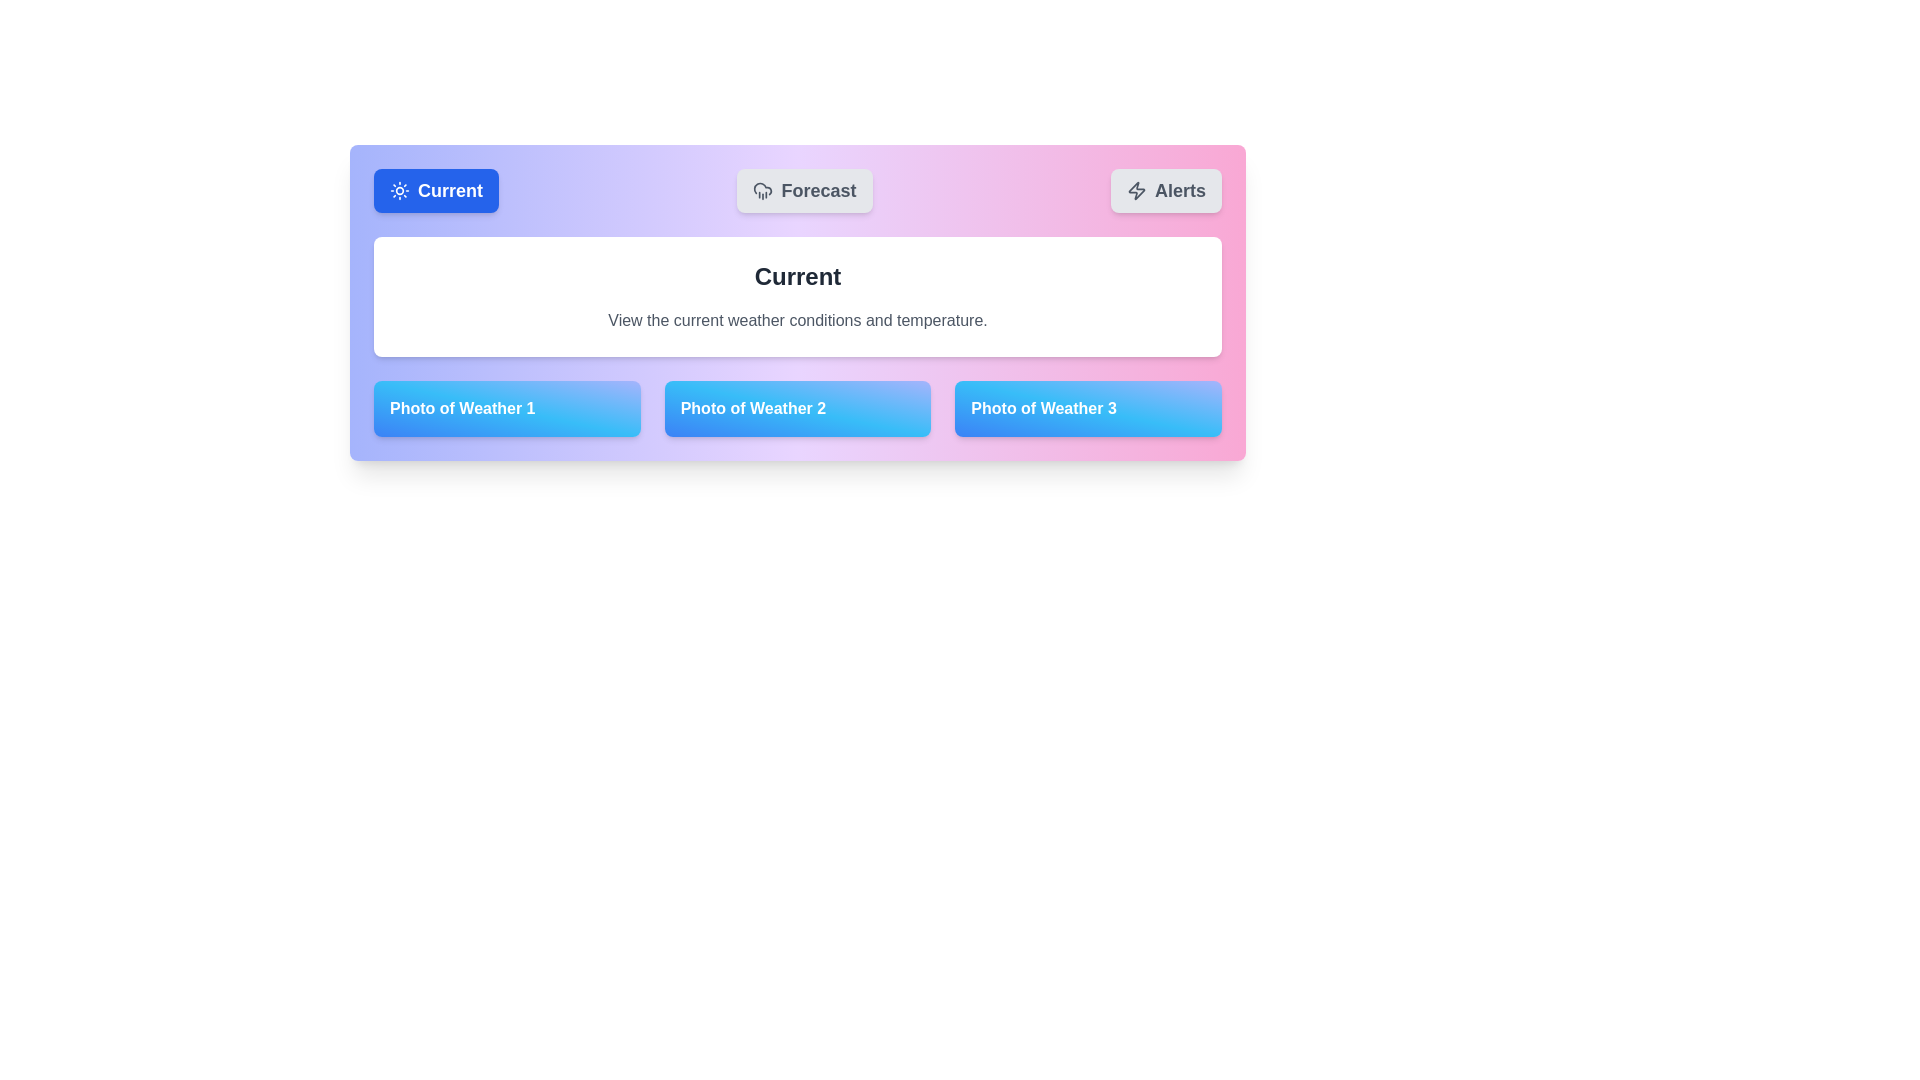 The image size is (1920, 1080). What do you see at coordinates (752, 407) in the screenshot?
I see `the bold text label displaying 'Photo of Weather 2' on the gradient blue background` at bounding box center [752, 407].